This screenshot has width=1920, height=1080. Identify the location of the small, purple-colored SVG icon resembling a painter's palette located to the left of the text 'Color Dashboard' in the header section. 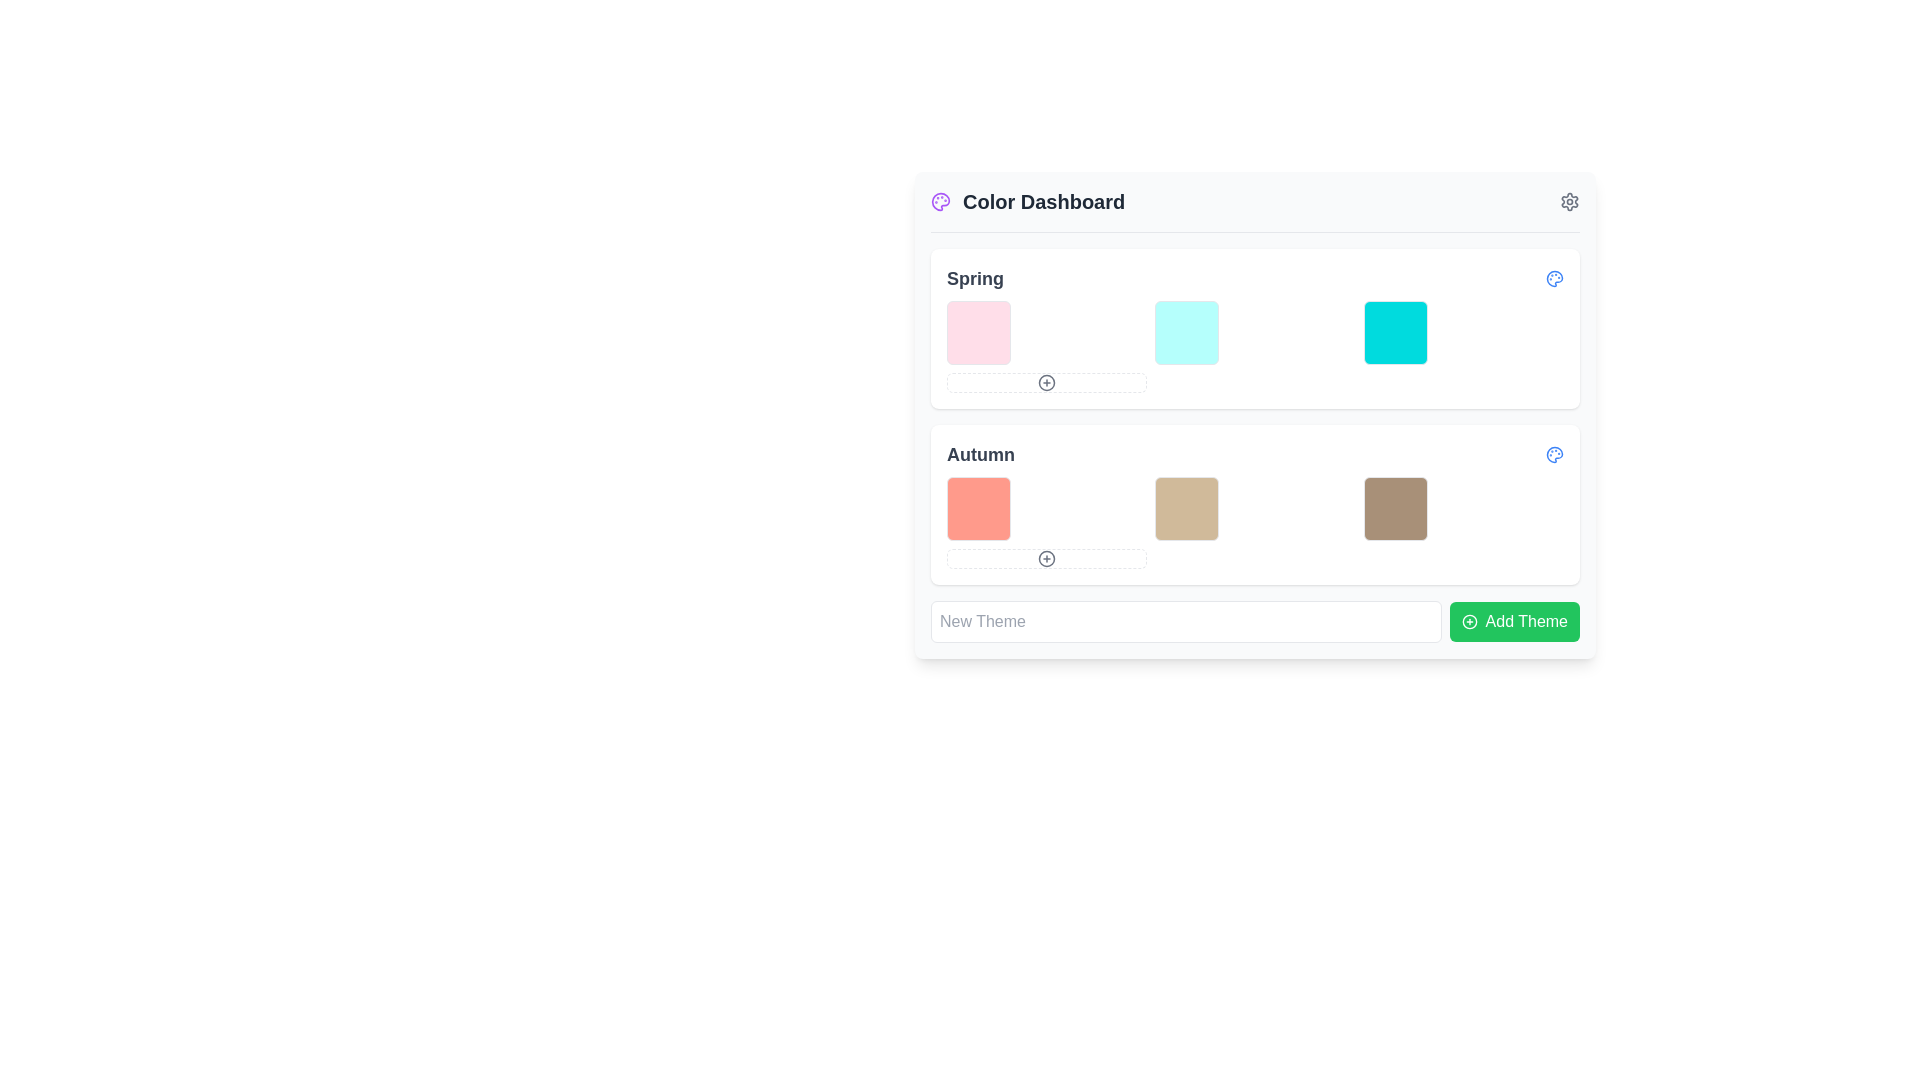
(939, 201).